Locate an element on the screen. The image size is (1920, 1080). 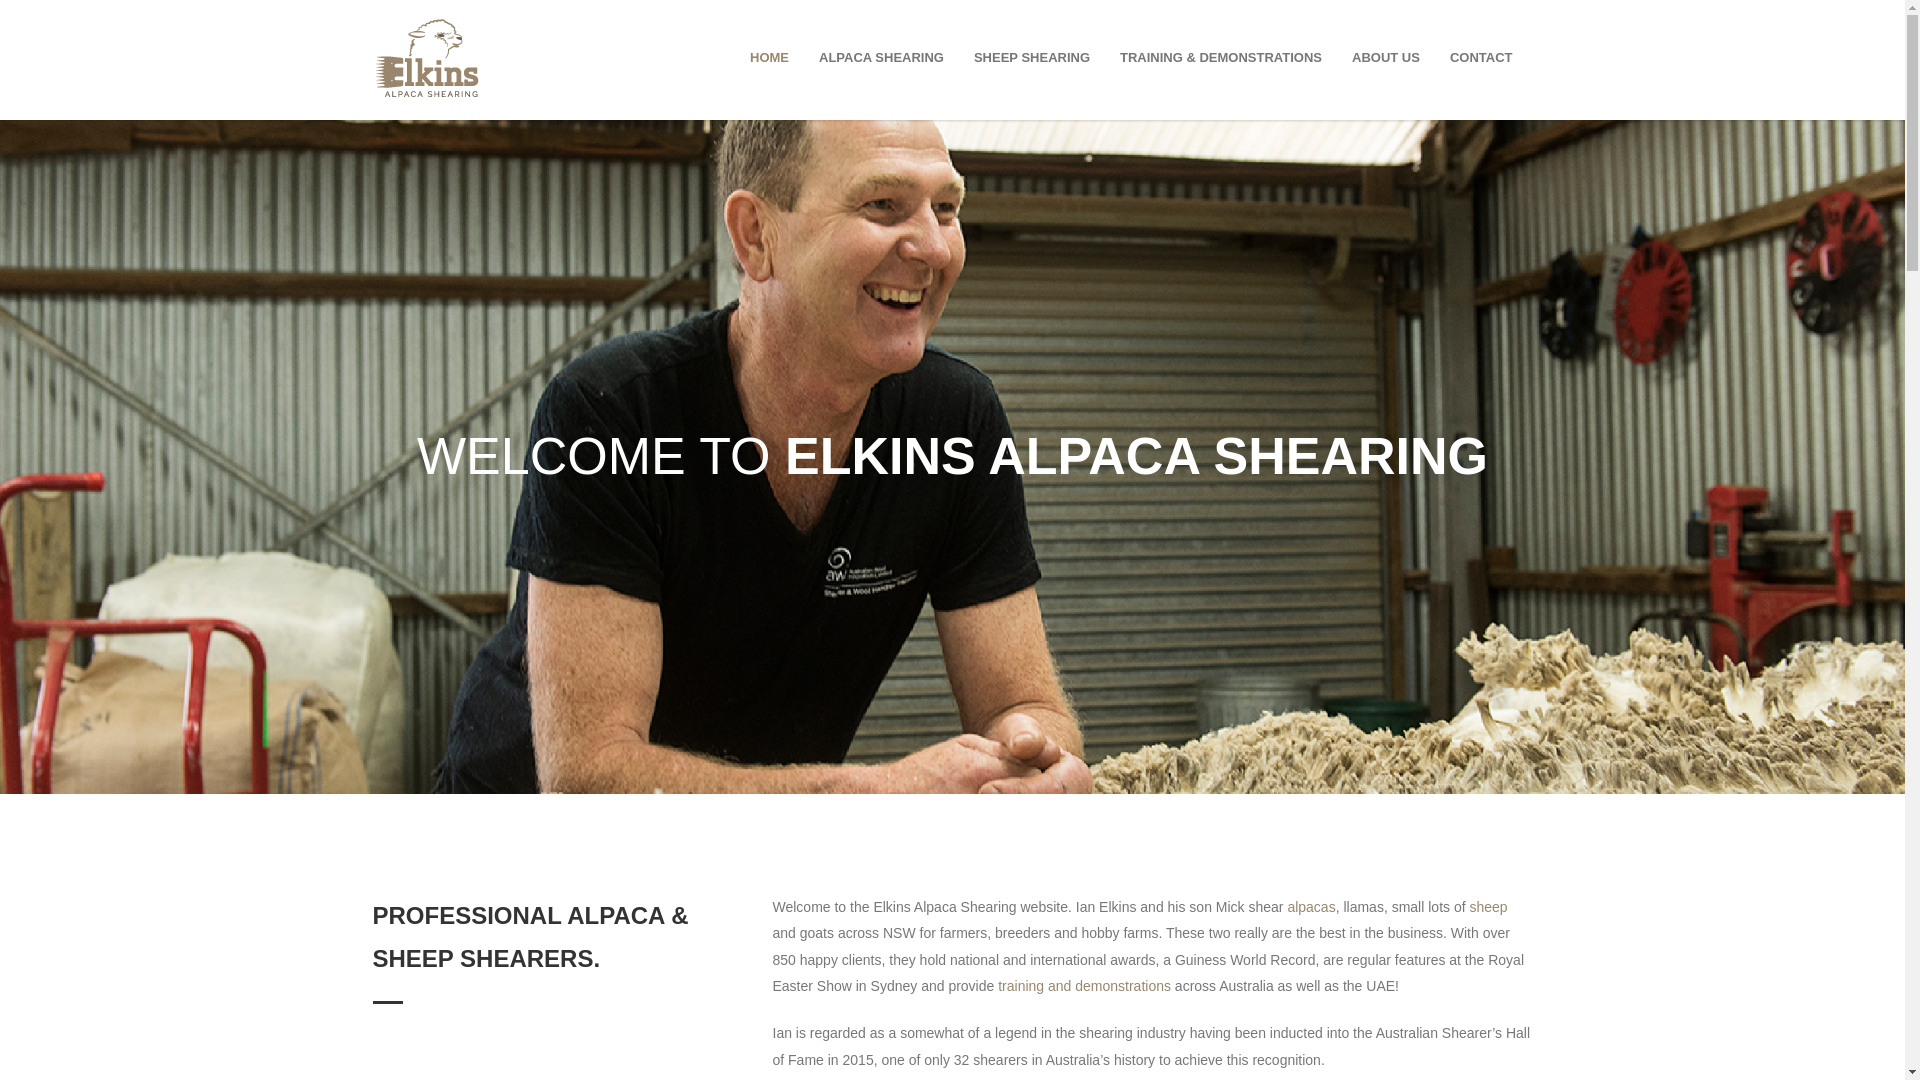
'HOME' is located at coordinates (768, 56).